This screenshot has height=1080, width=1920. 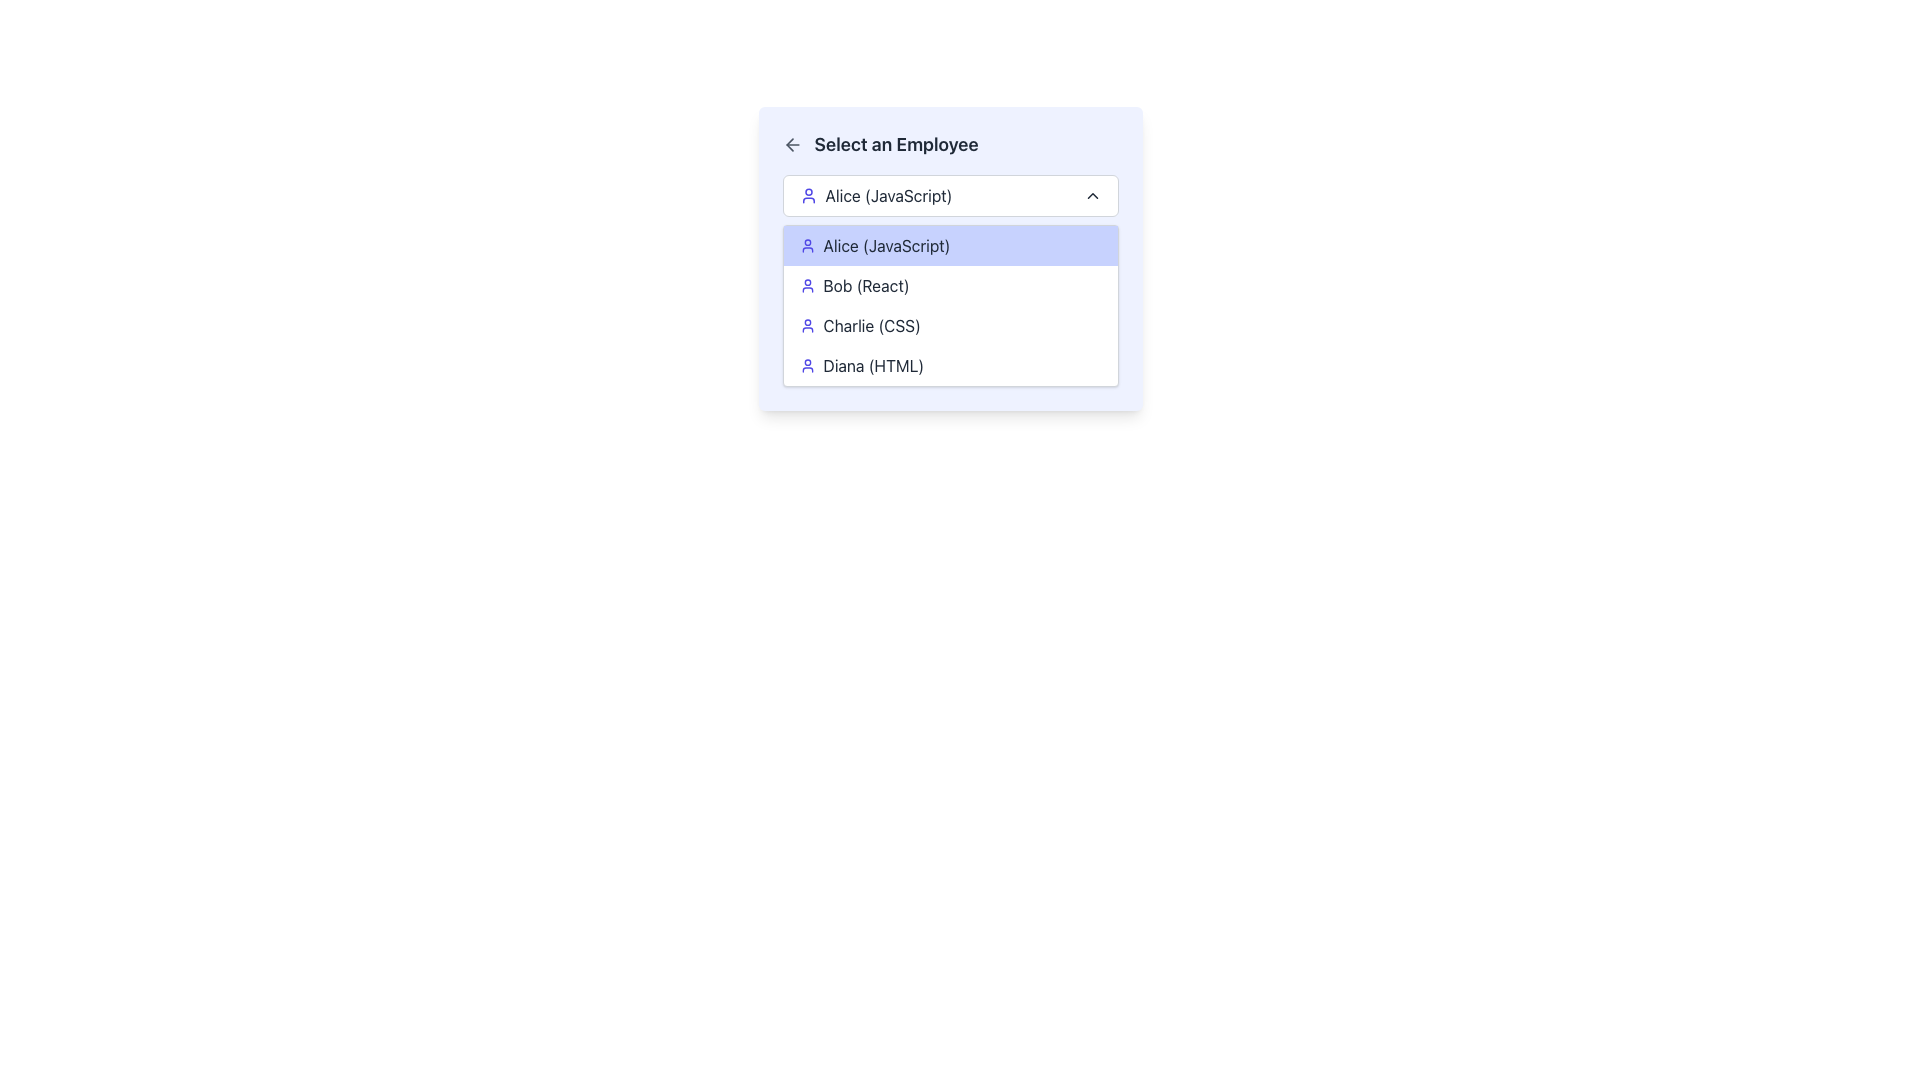 I want to click on the topmost item in the dropdown list labeled 'Select an Employee' to potentially reveal tooltips or highlights, so click(x=876, y=196).